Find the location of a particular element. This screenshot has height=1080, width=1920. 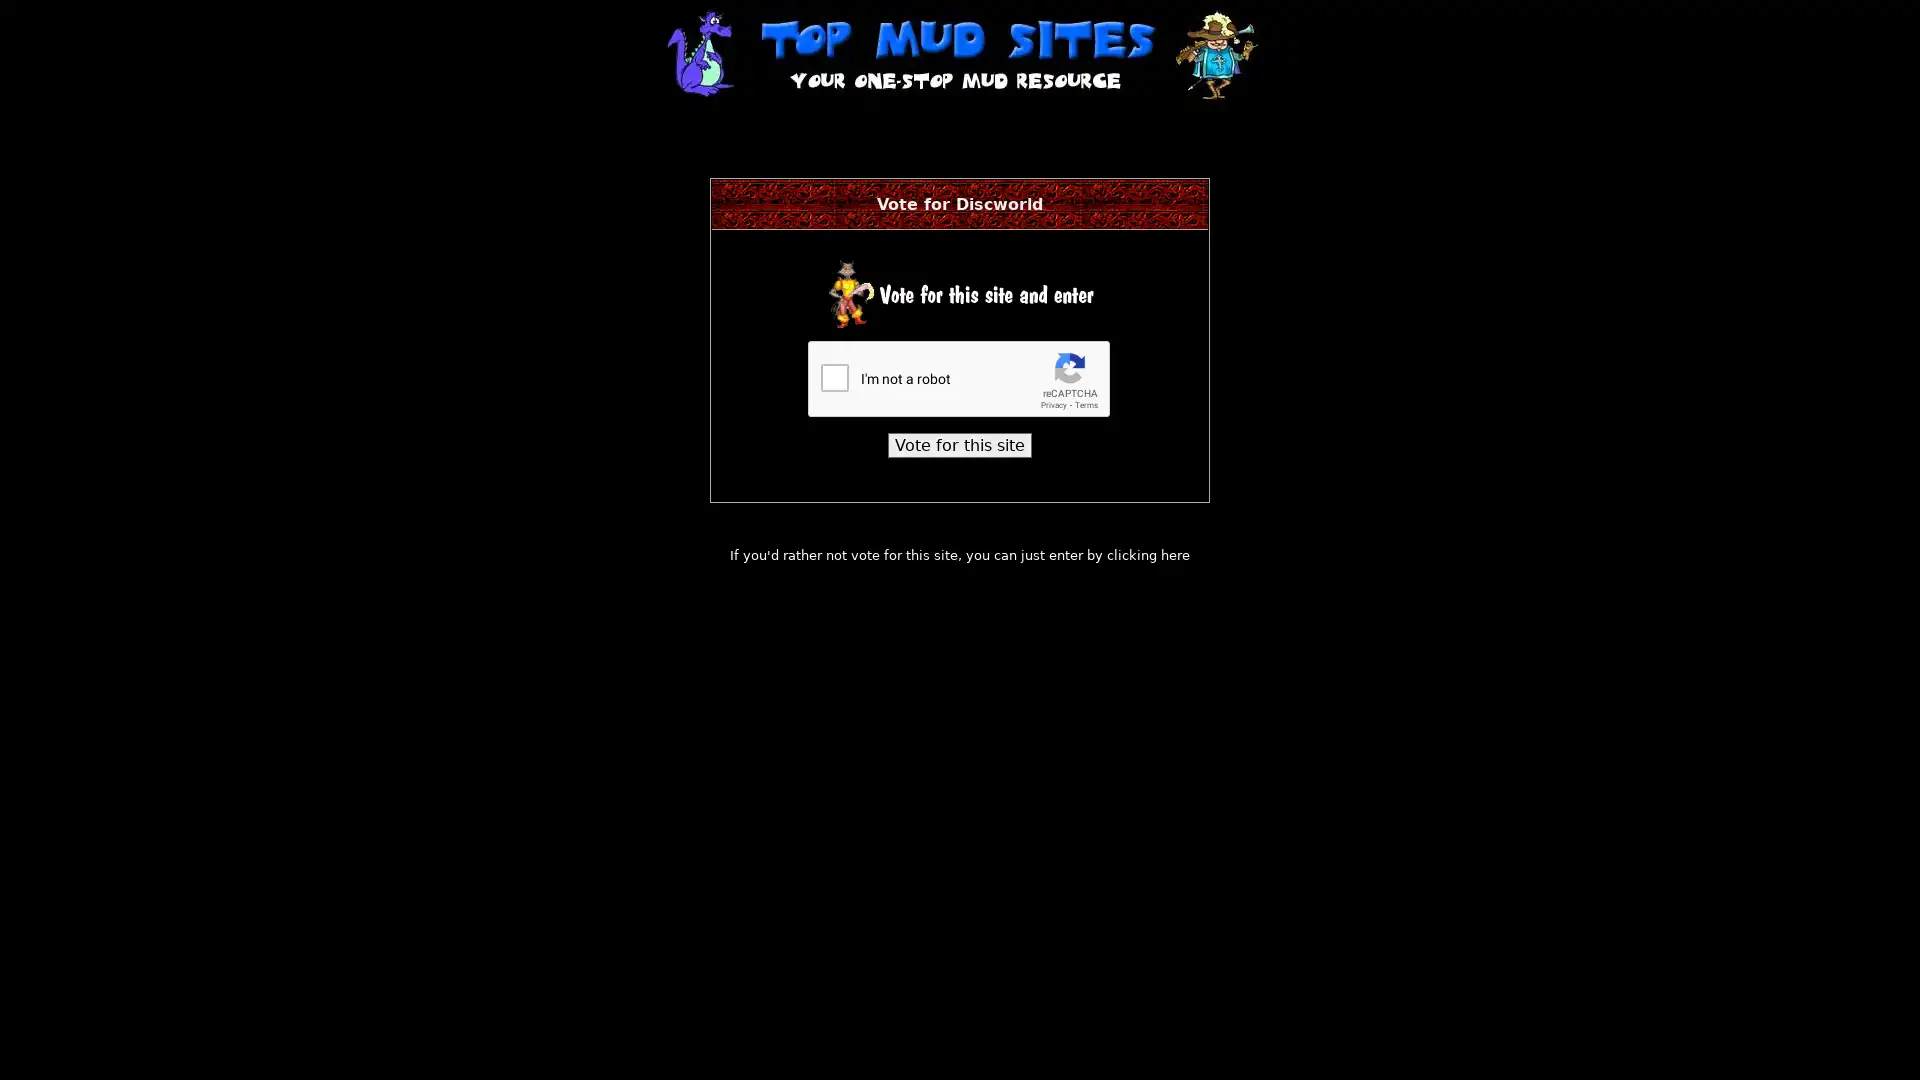

Vote for this site is located at coordinates (960, 444).